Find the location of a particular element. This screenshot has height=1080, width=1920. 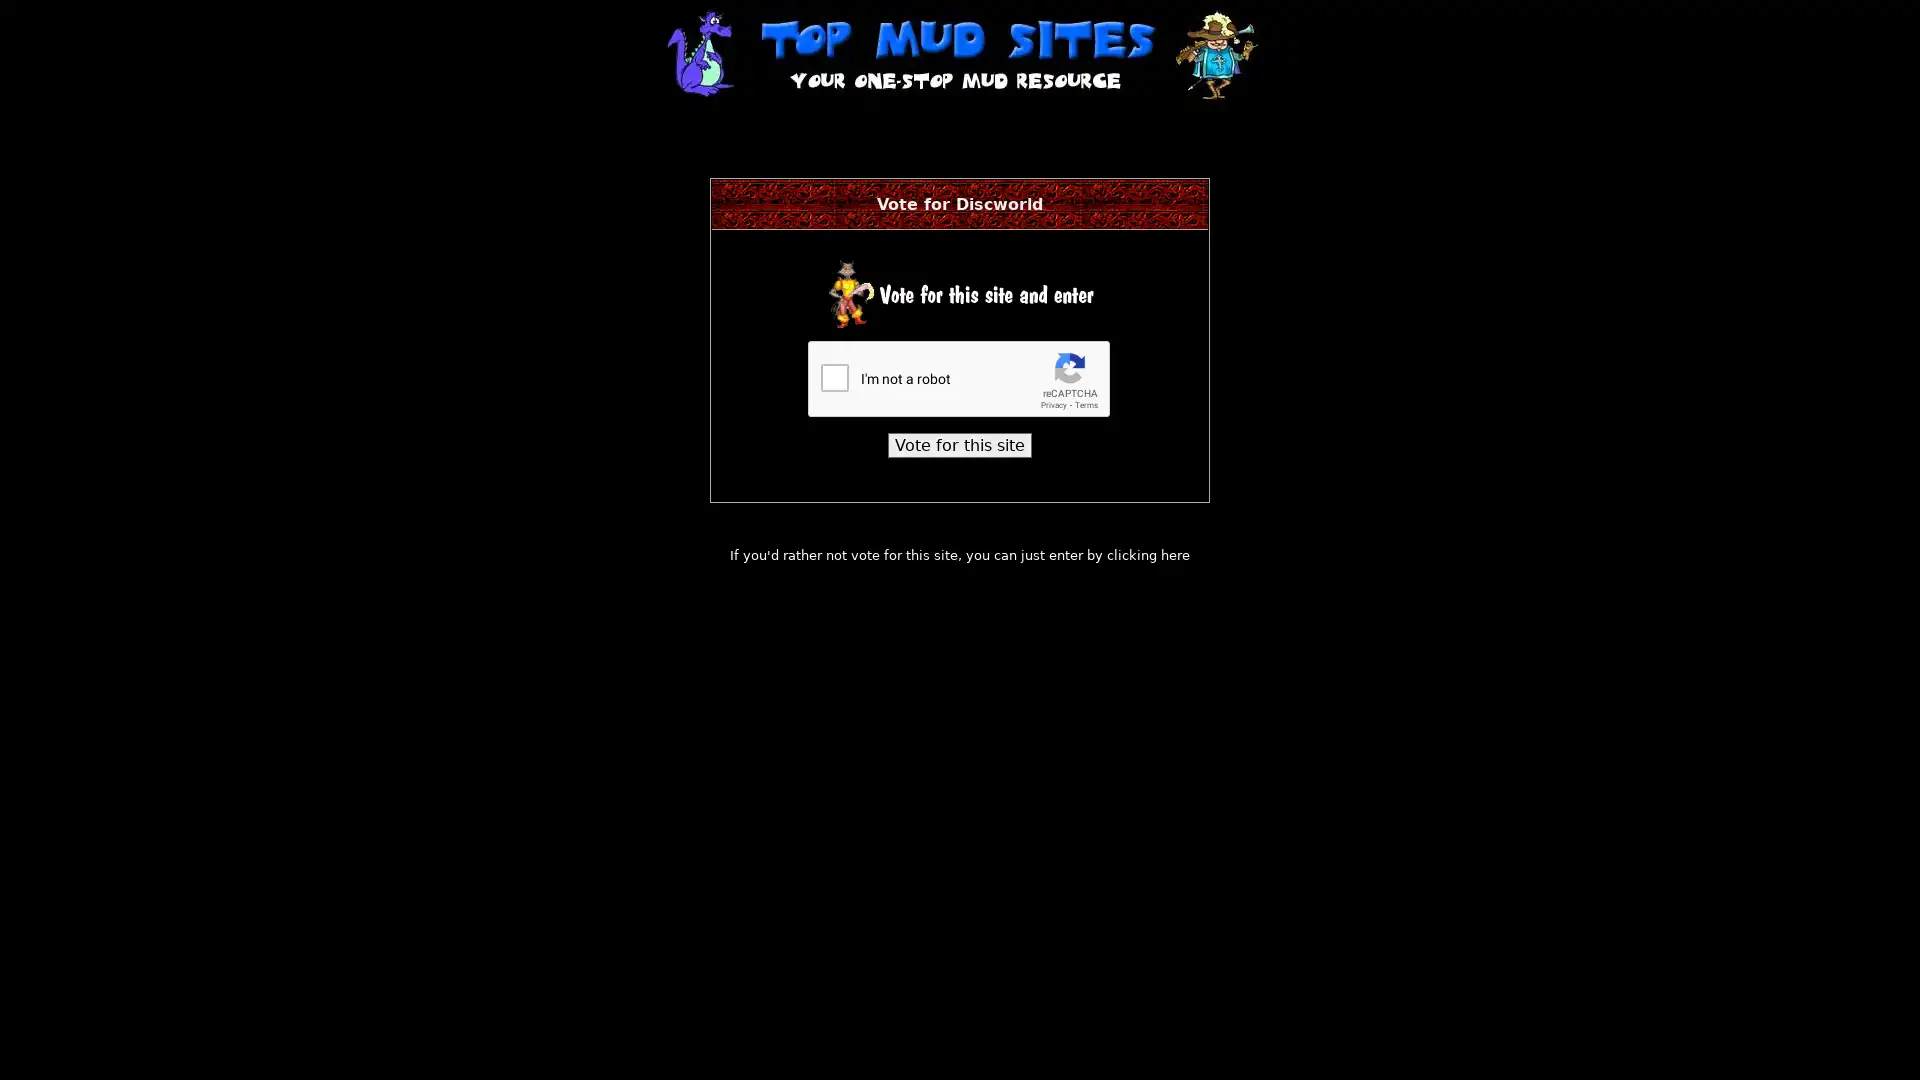

Vote for this site is located at coordinates (960, 444).